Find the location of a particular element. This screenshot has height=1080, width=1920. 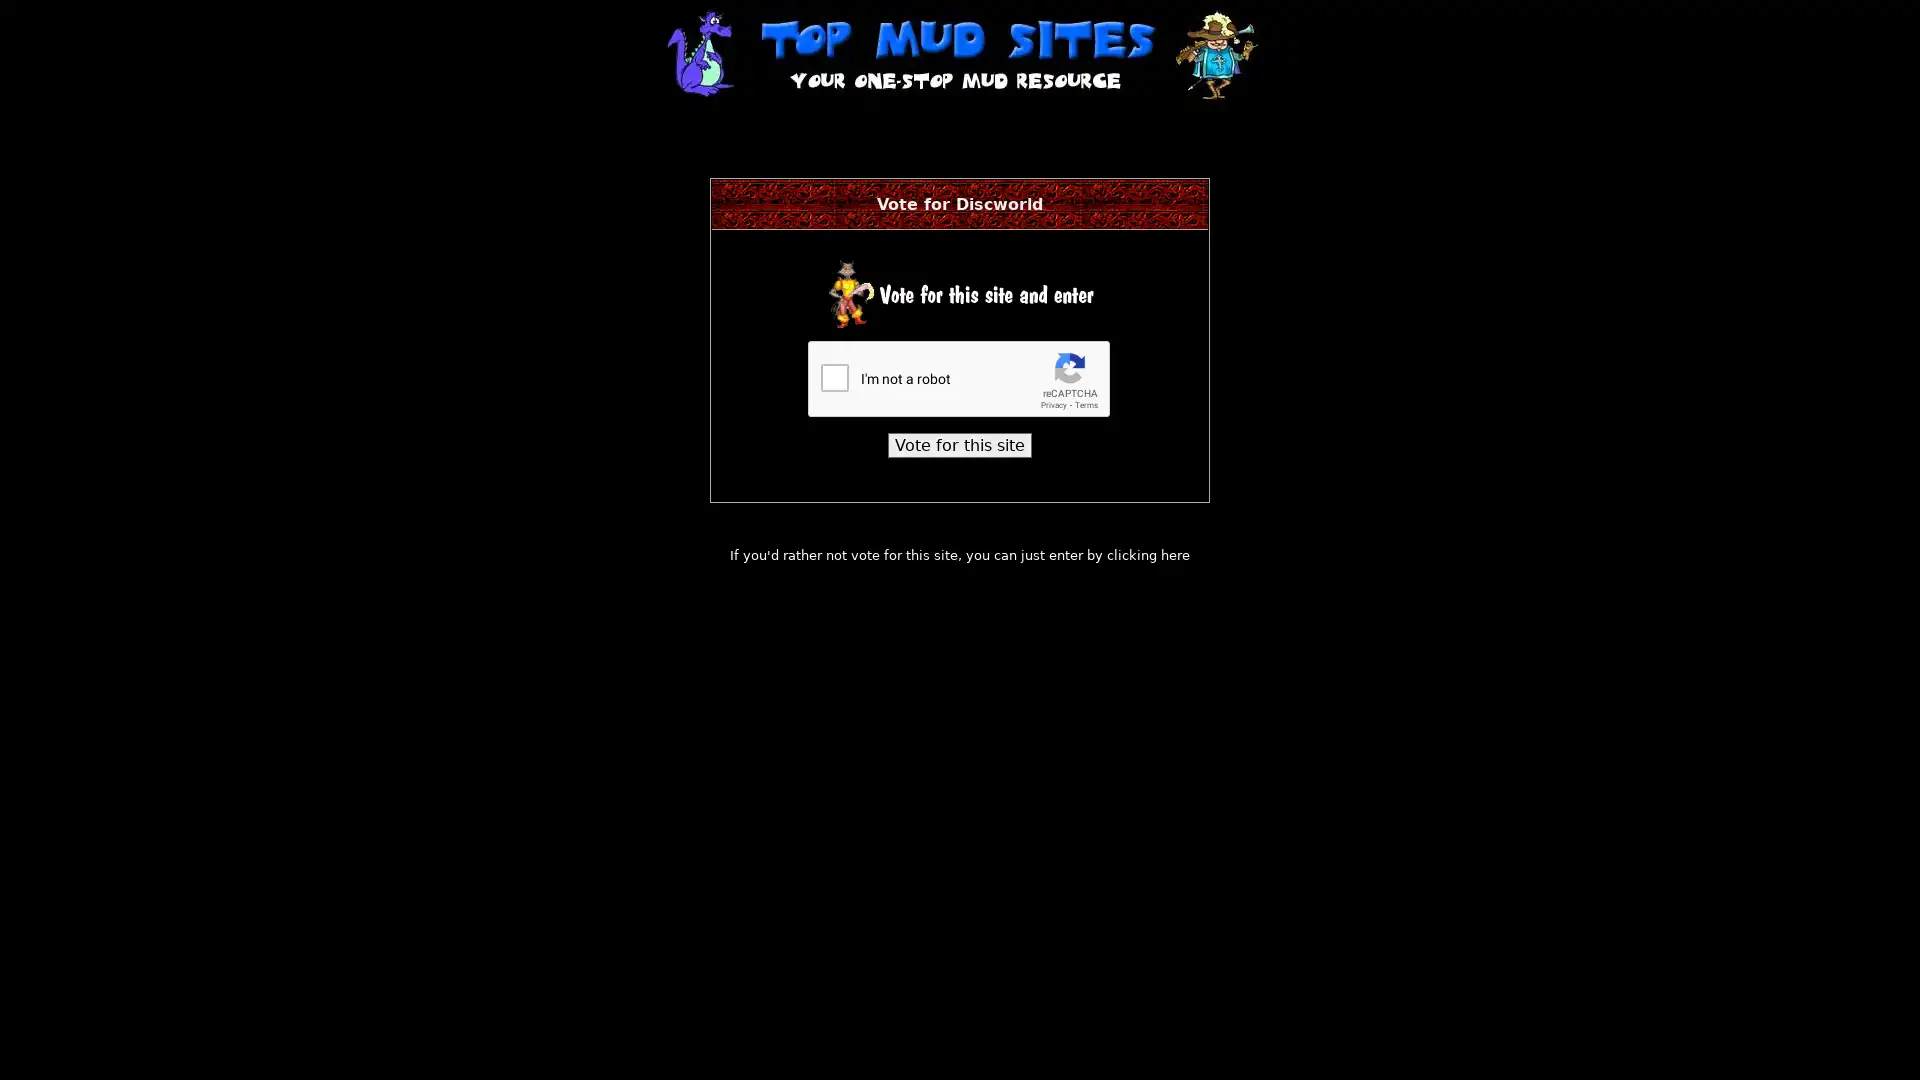

Vote for this site is located at coordinates (960, 444).